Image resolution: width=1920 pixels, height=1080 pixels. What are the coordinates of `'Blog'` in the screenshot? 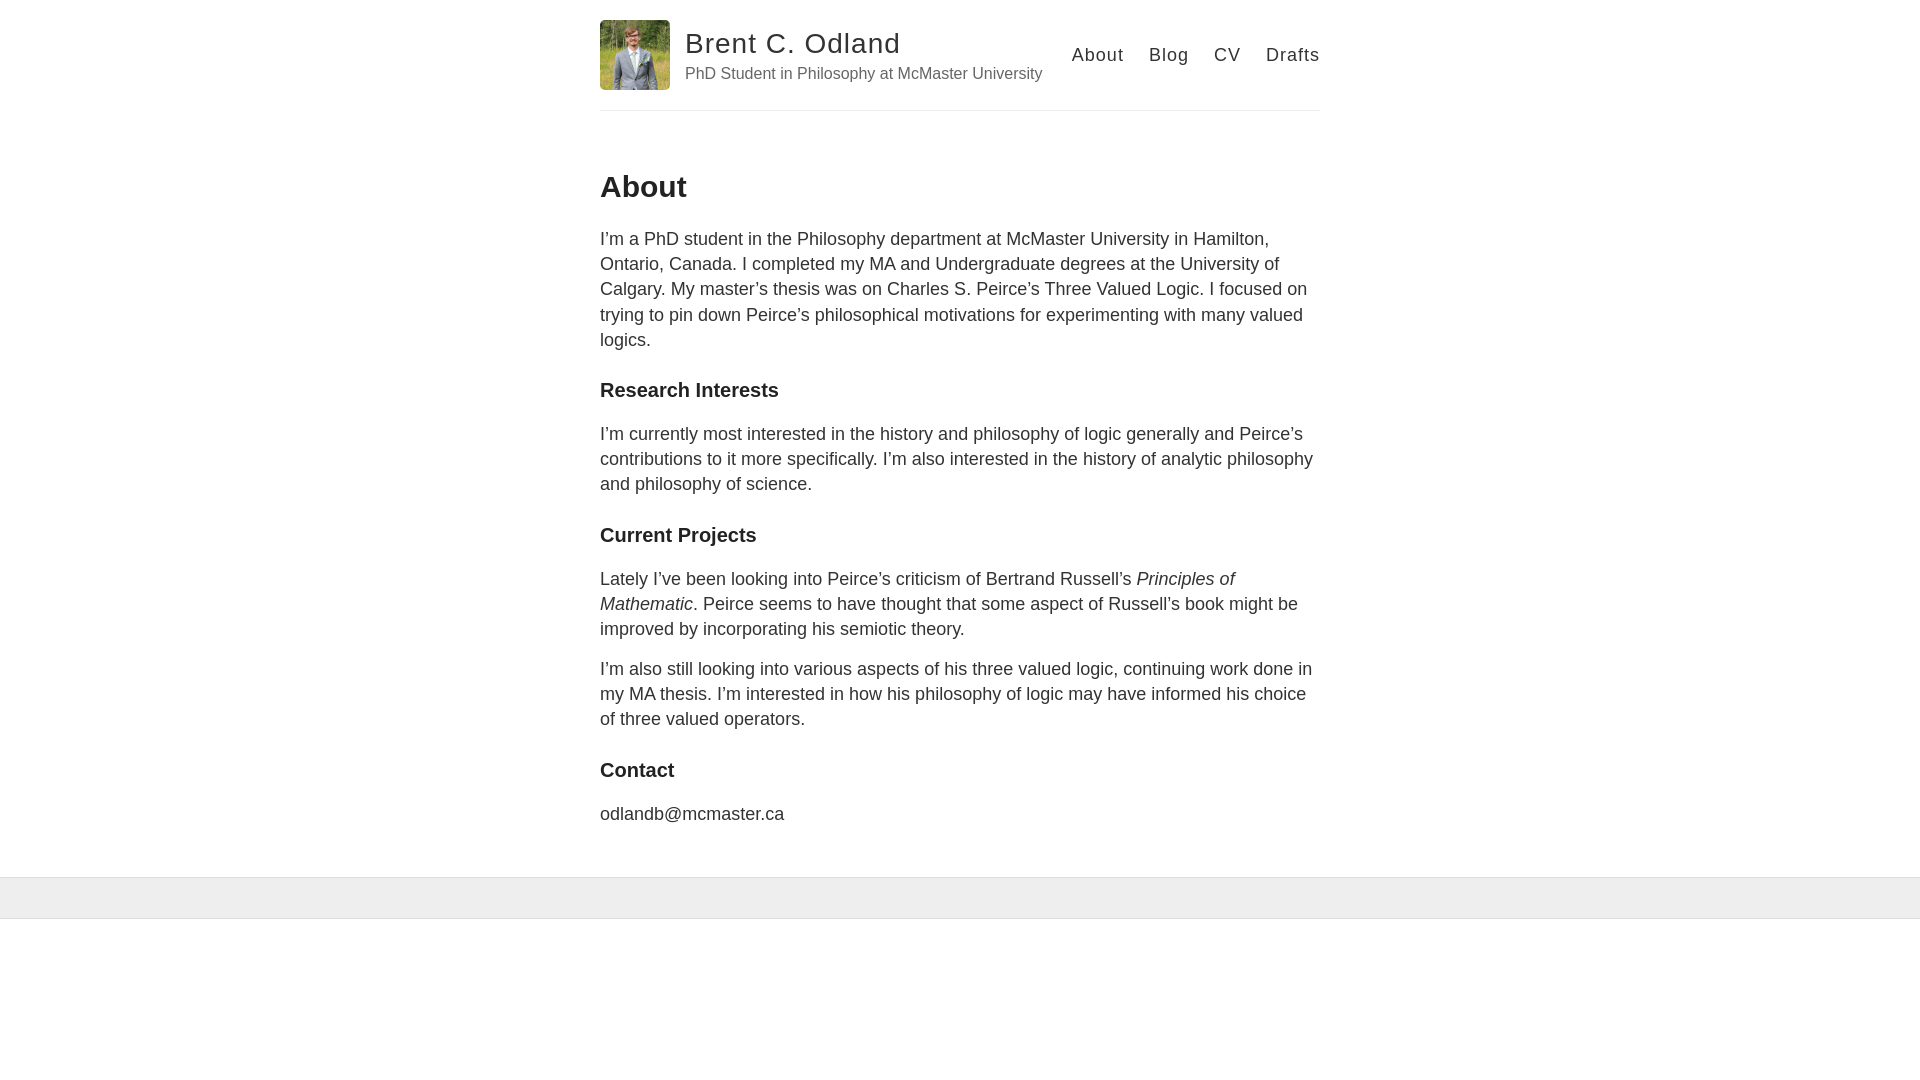 It's located at (1169, 53).